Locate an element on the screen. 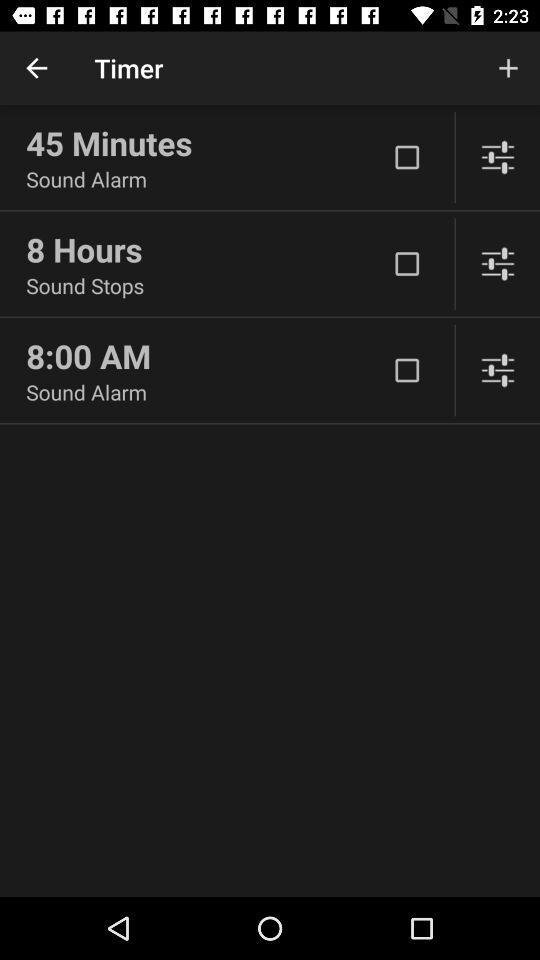 This screenshot has width=540, height=960. the item next to timer item is located at coordinates (508, 68).